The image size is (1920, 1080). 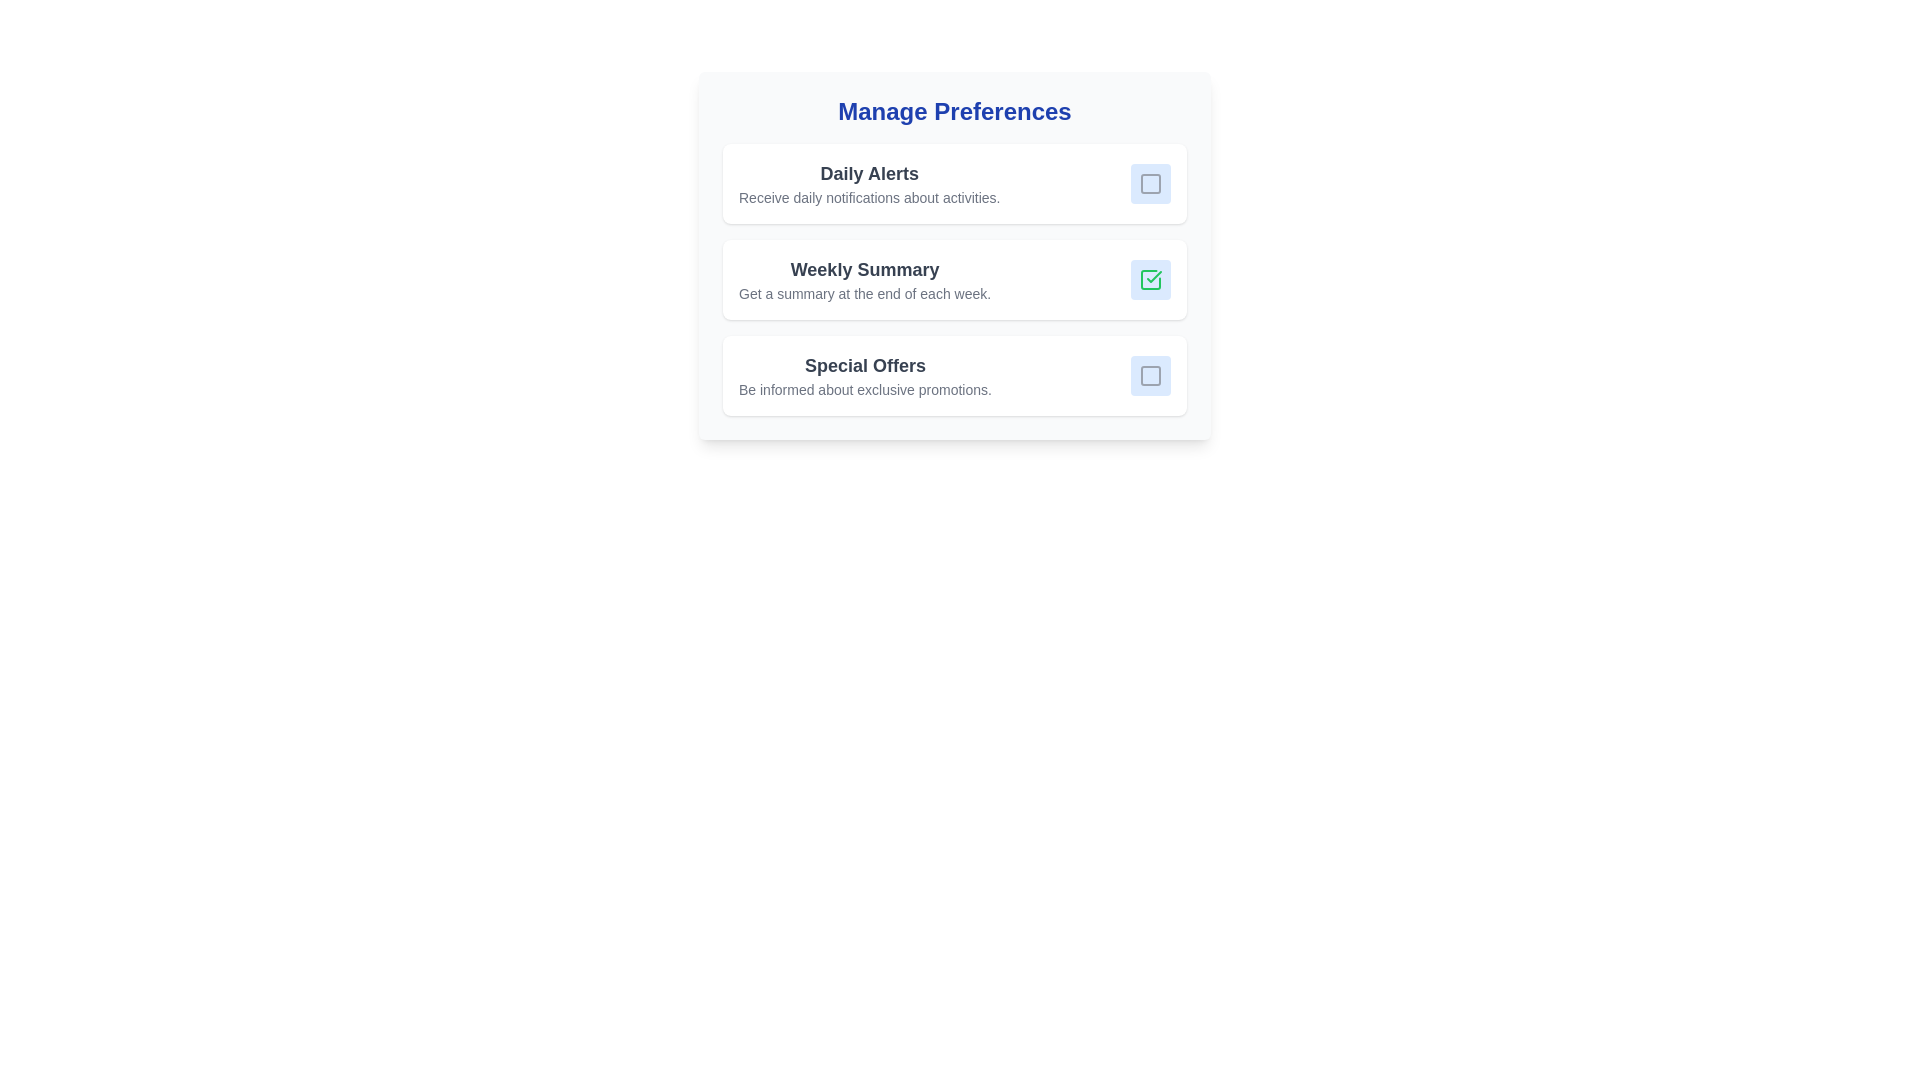 What do you see at coordinates (1151, 184) in the screenshot?
I see `the Checkbox-like button with a light blue background and a rounded border, located on the right side of the 'Daily Alerts' section, next to the text 'Receive daily notifications about activities.'` at bounding box center [1151, 184].